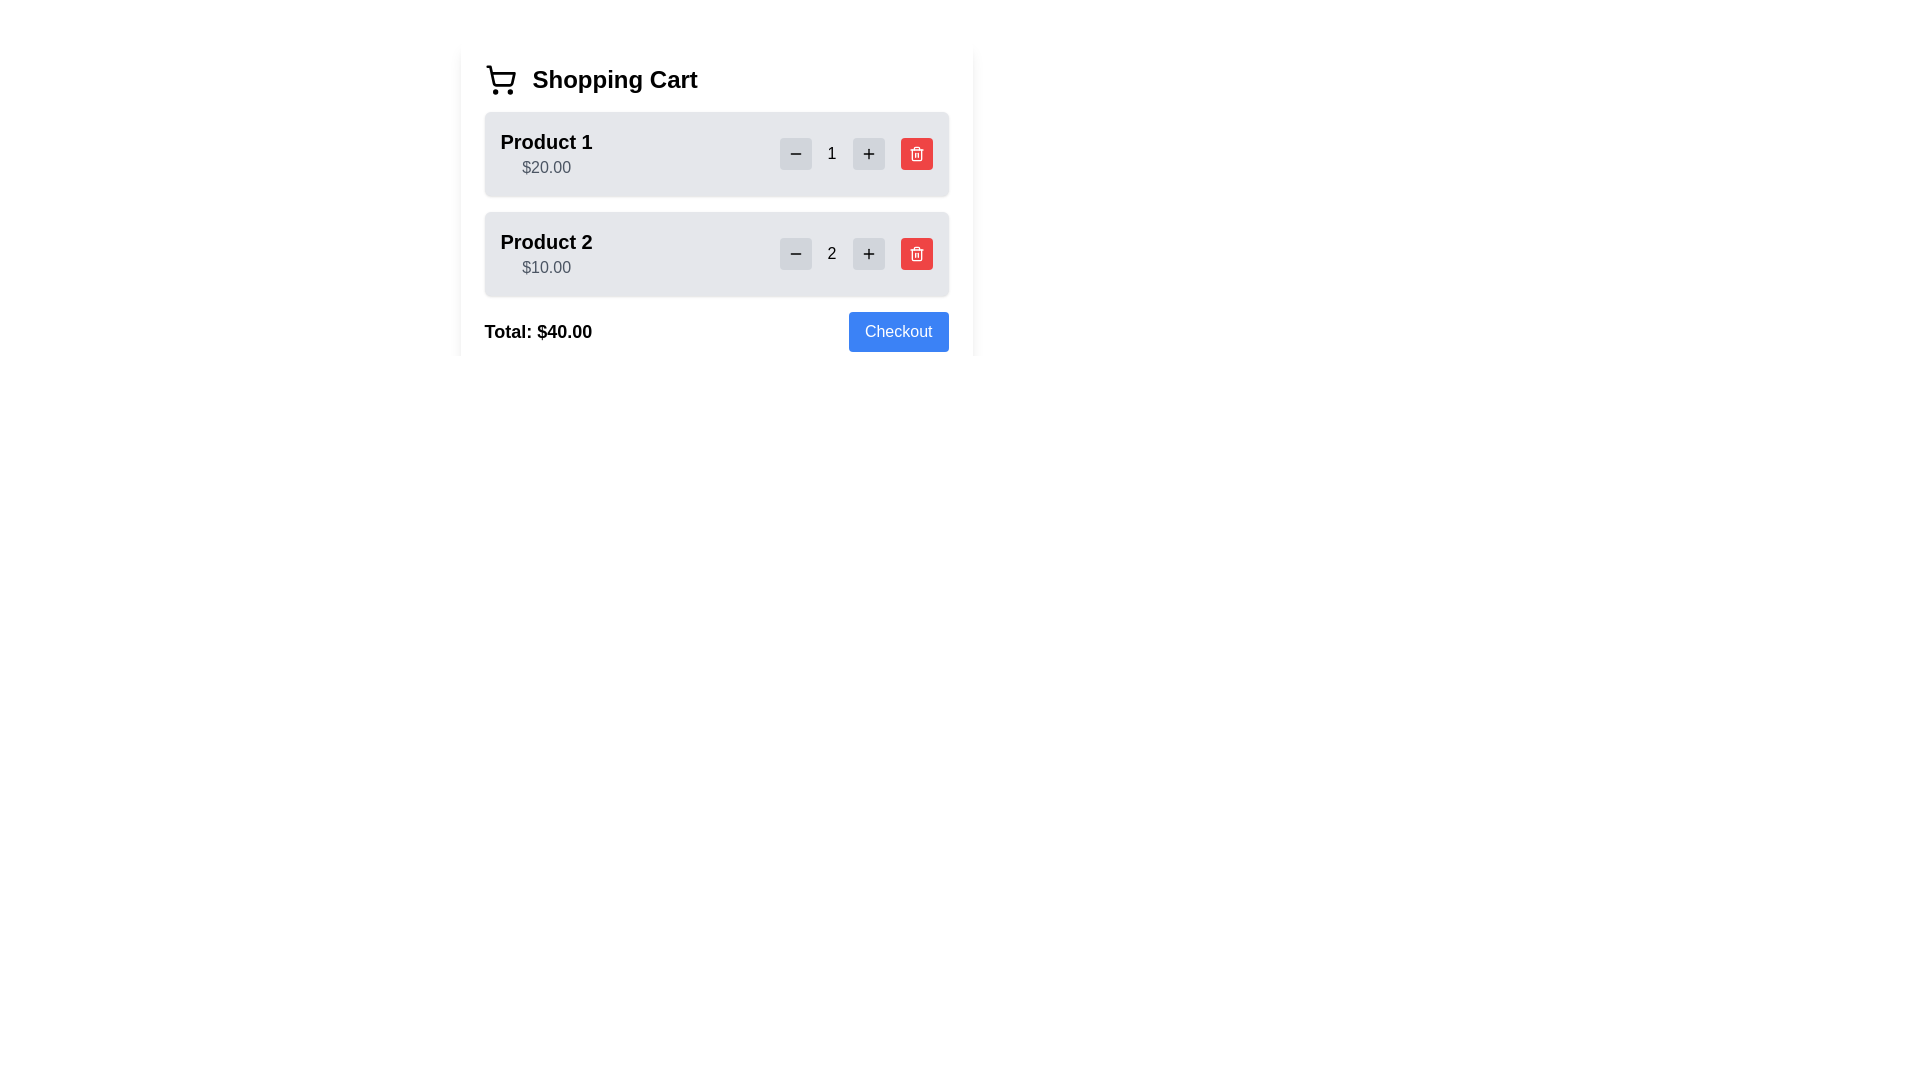 This screenshot has width=1920, height=1080. I want to click on price text label located beneath the product name 'Product 1', which is styled in gray color, so click(546, 166).